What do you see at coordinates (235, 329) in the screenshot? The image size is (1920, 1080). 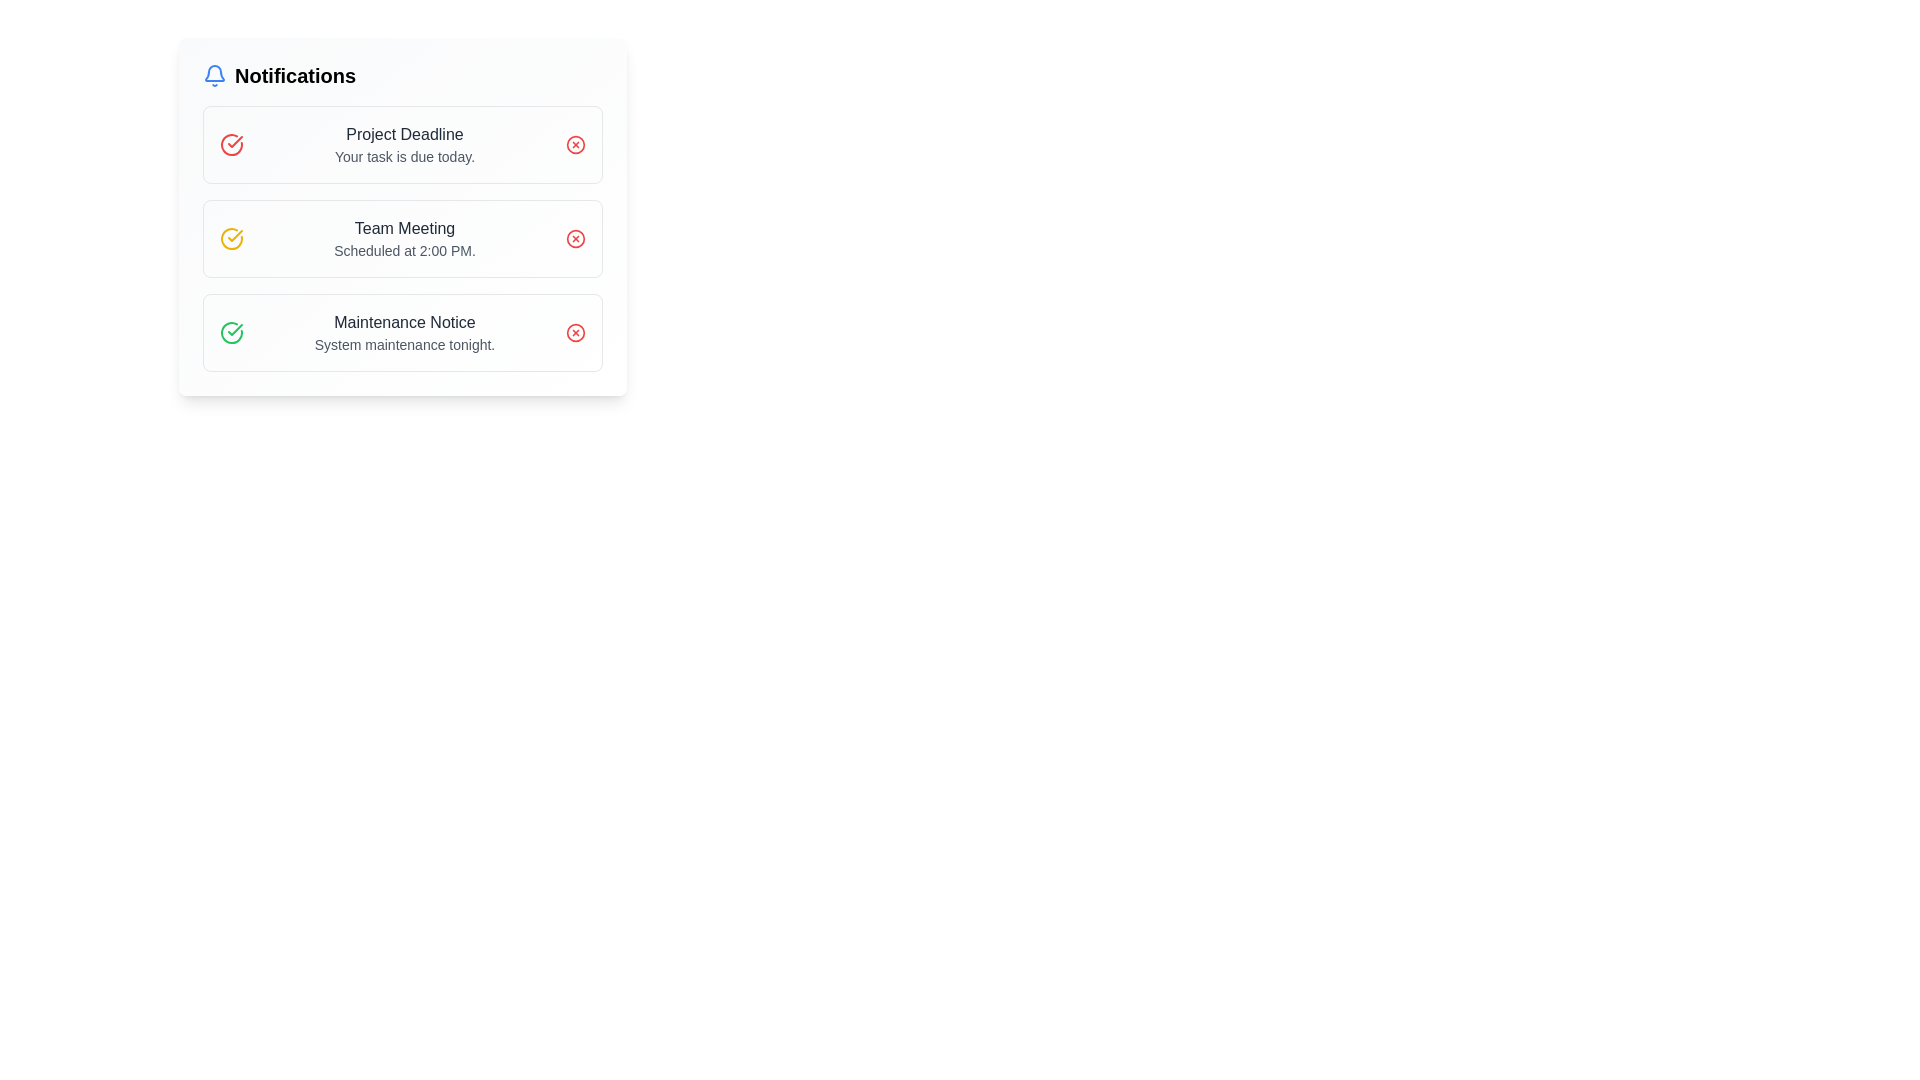 I see `the small green checkmark icon within the notification labeled 'Maintenance Notice', which indicates a positive or completion status` at bounding box center [235, 329].